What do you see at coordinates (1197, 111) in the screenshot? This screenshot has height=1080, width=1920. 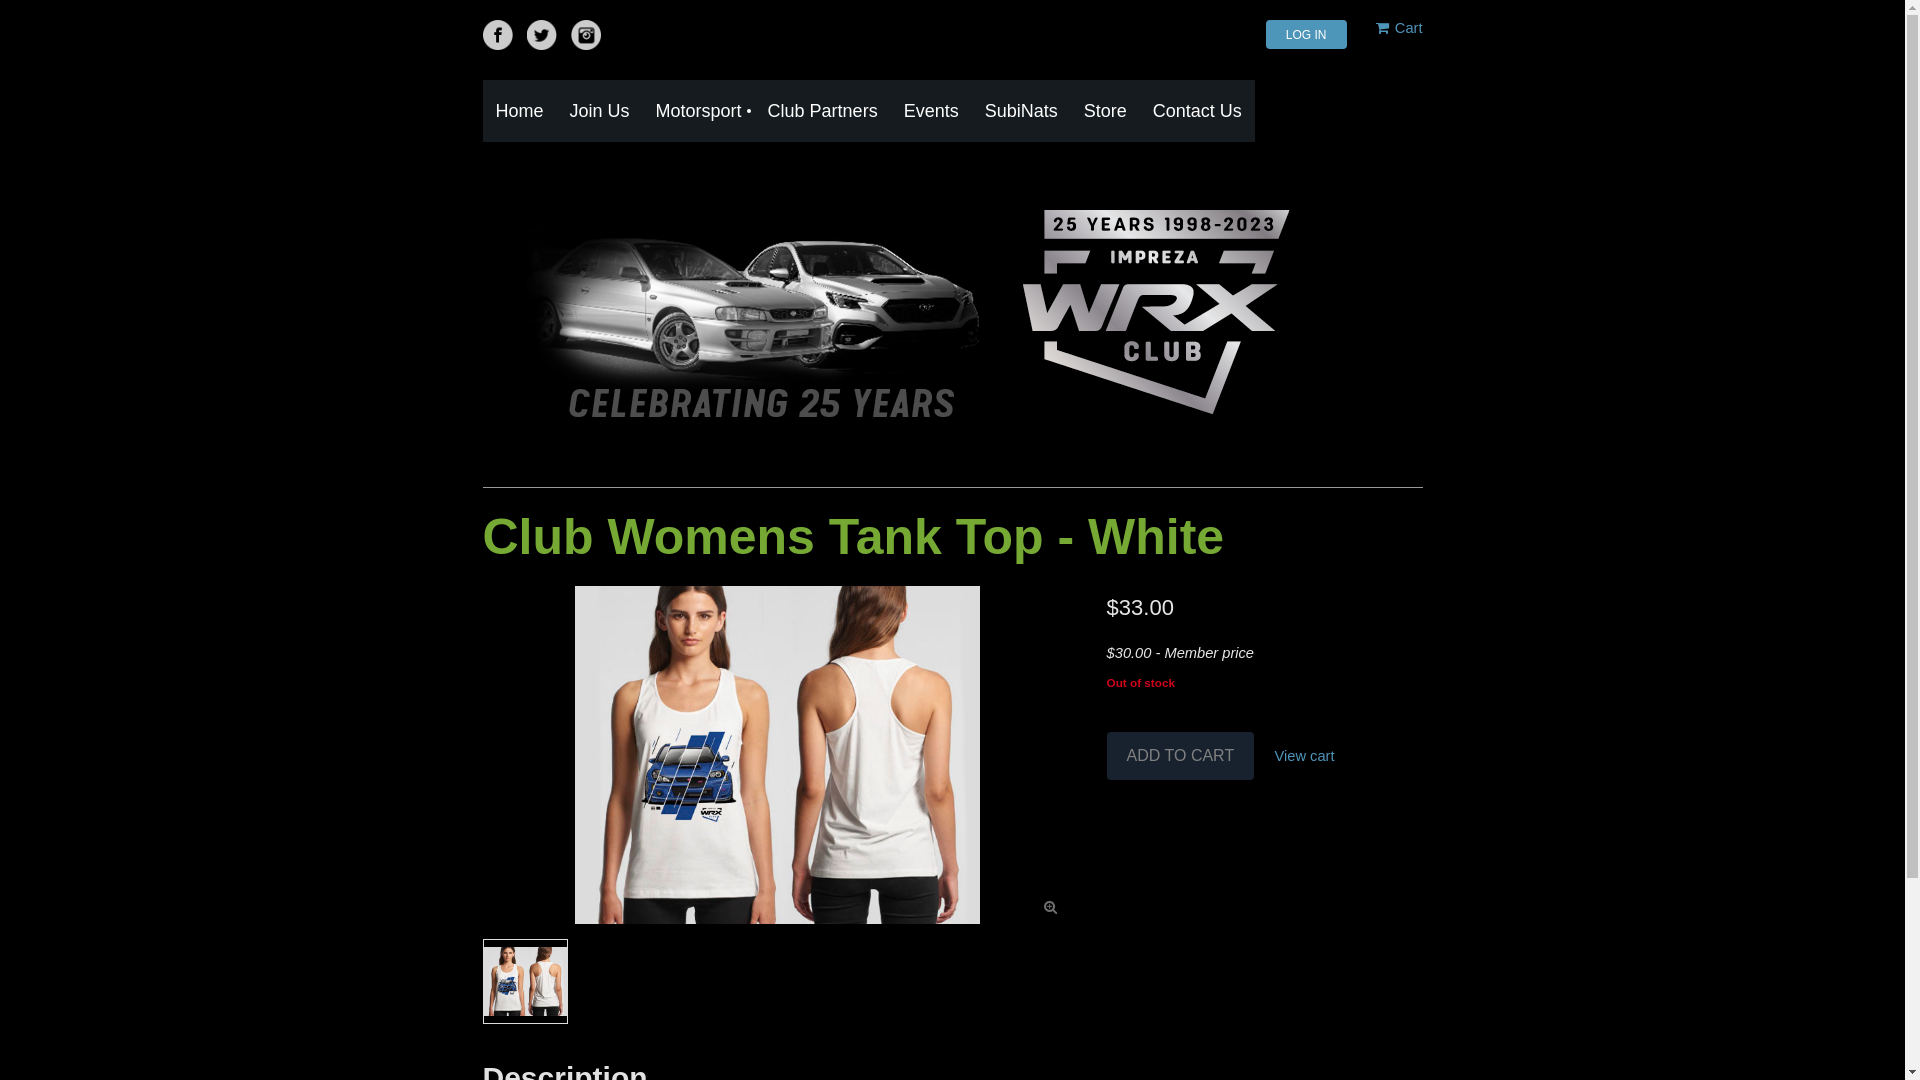 I see `'Contact Us'` at bounding box center [1197, 111].